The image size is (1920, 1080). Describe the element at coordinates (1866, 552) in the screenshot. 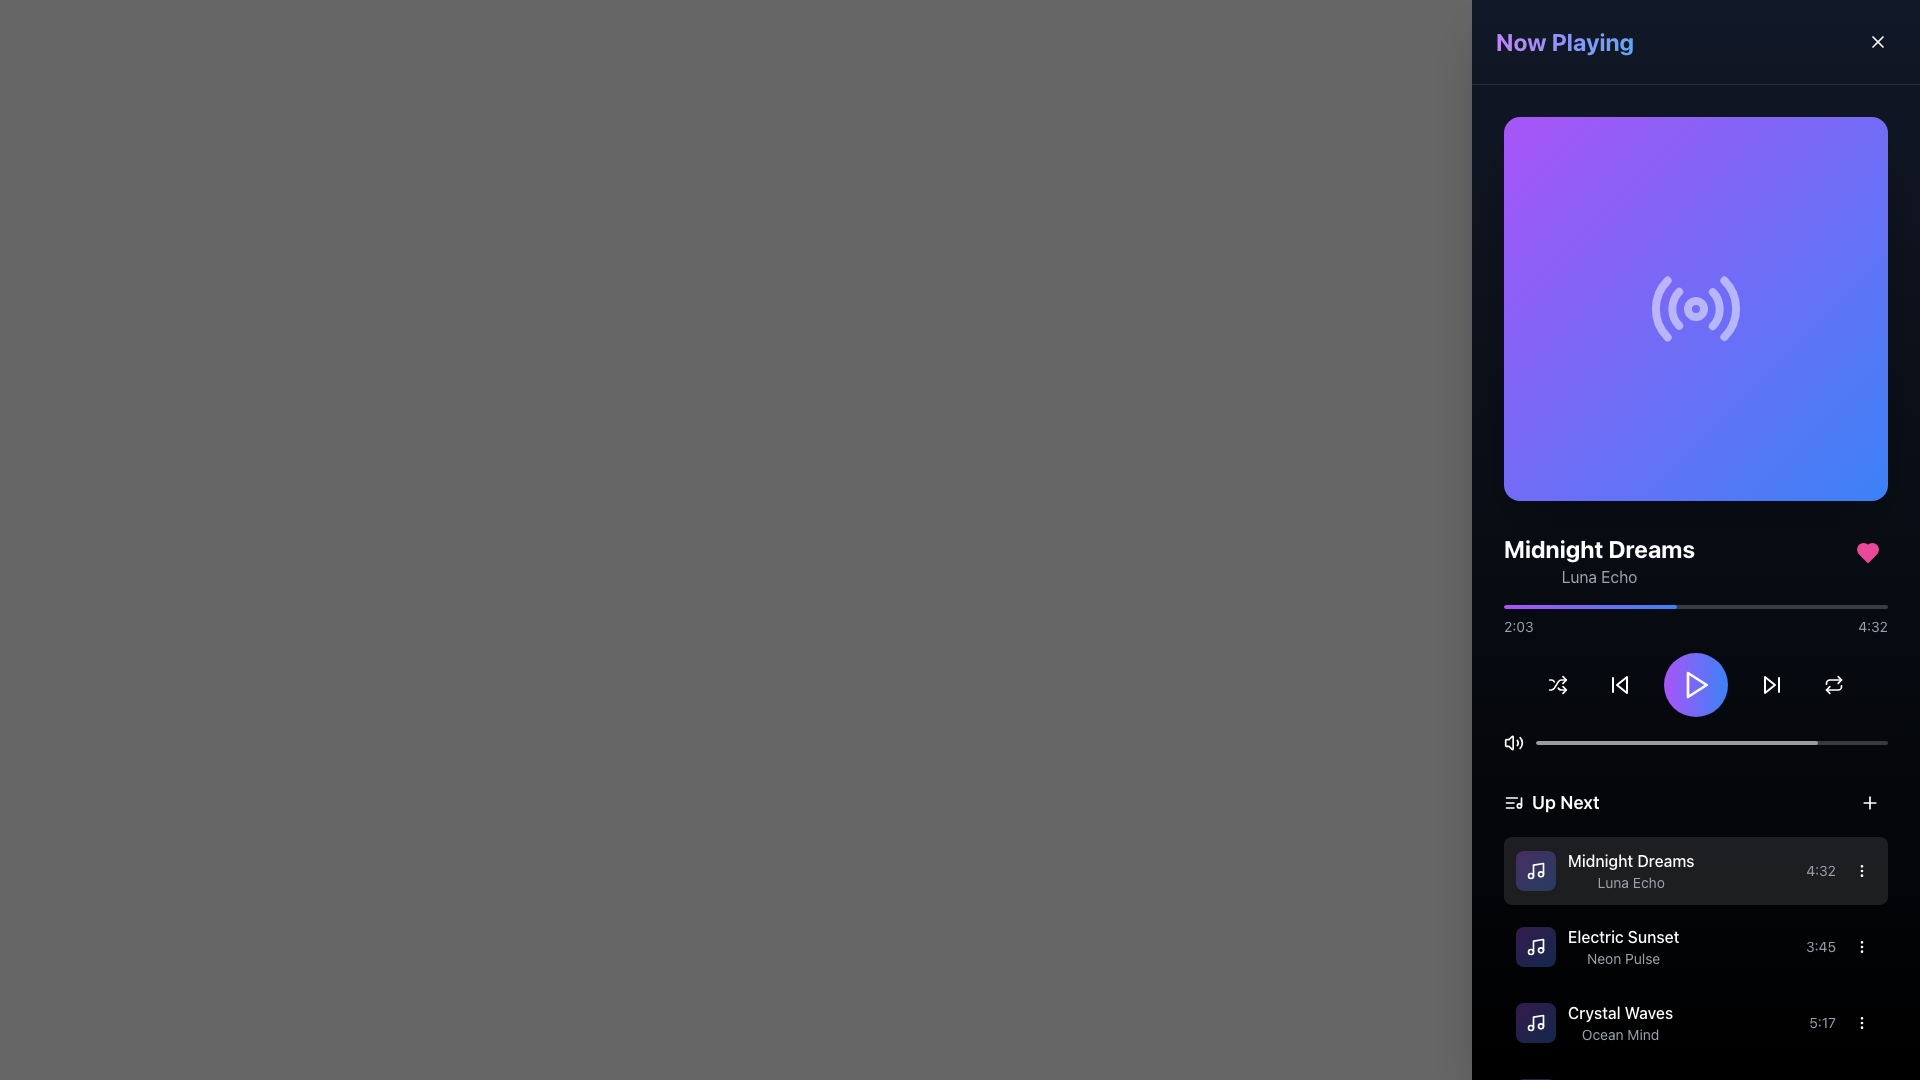

I see `the pink heart-shaped icon to favorite or unfavorite the song 'Midnight Dreams - Luna Echo', located in the top-right corner of the song details section` at that location.